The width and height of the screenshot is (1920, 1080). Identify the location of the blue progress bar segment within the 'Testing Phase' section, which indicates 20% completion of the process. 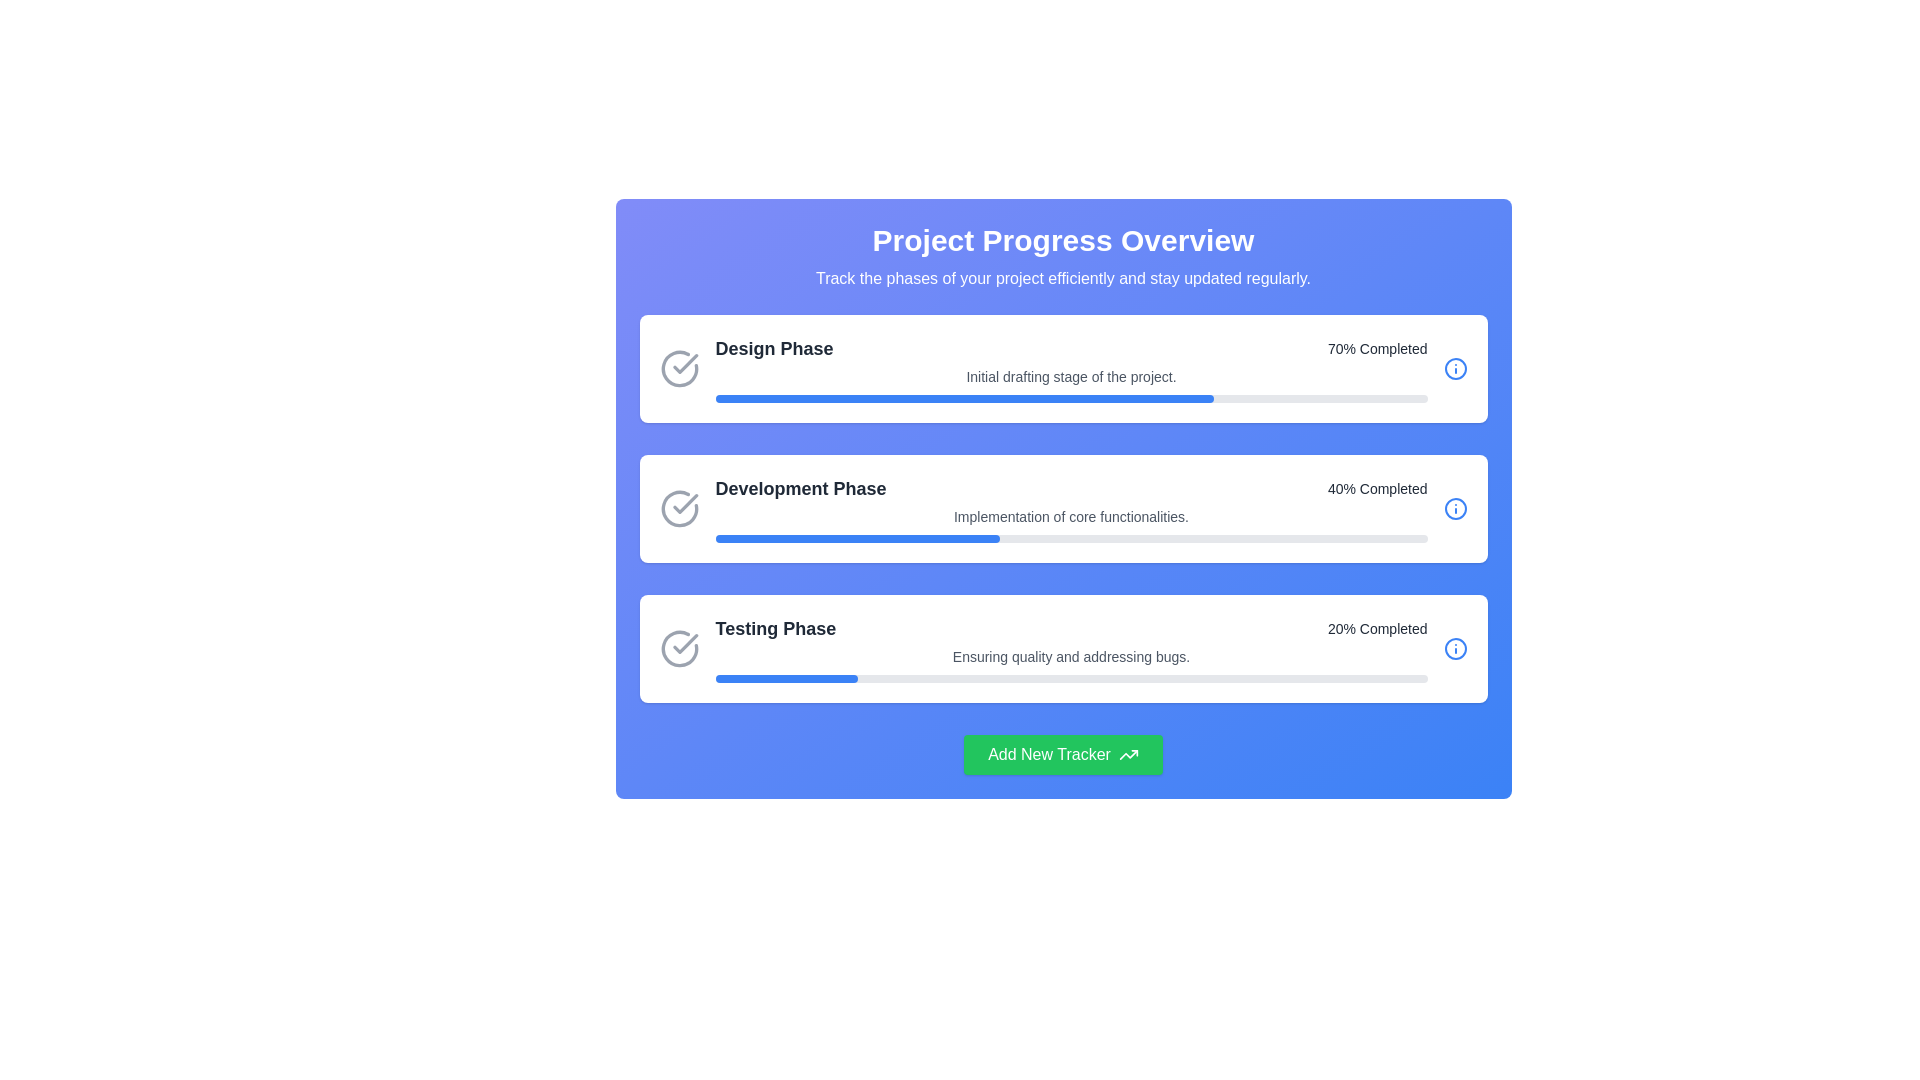
(785, 677).